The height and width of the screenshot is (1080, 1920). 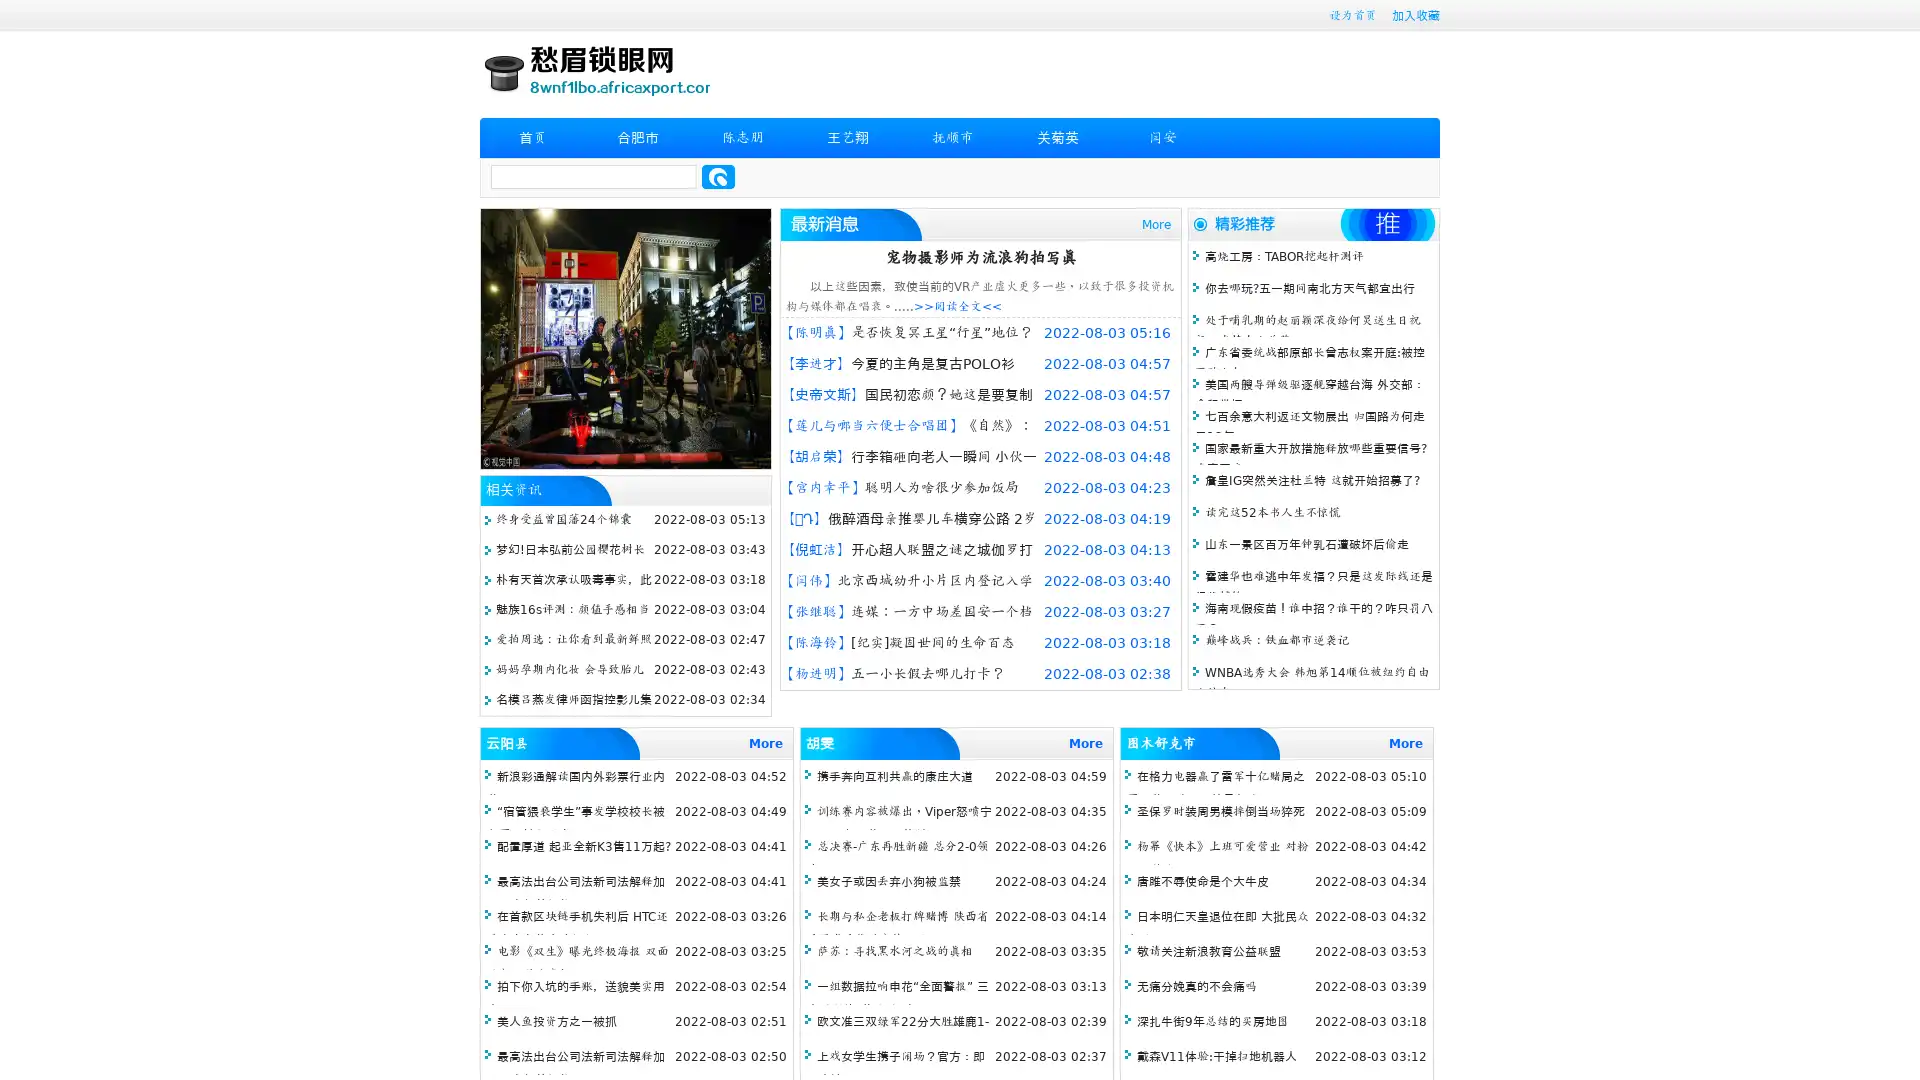 What do you see at coordinates (718, 176) in the screenshot?
I see `Search` at bounding box center [718, 176].